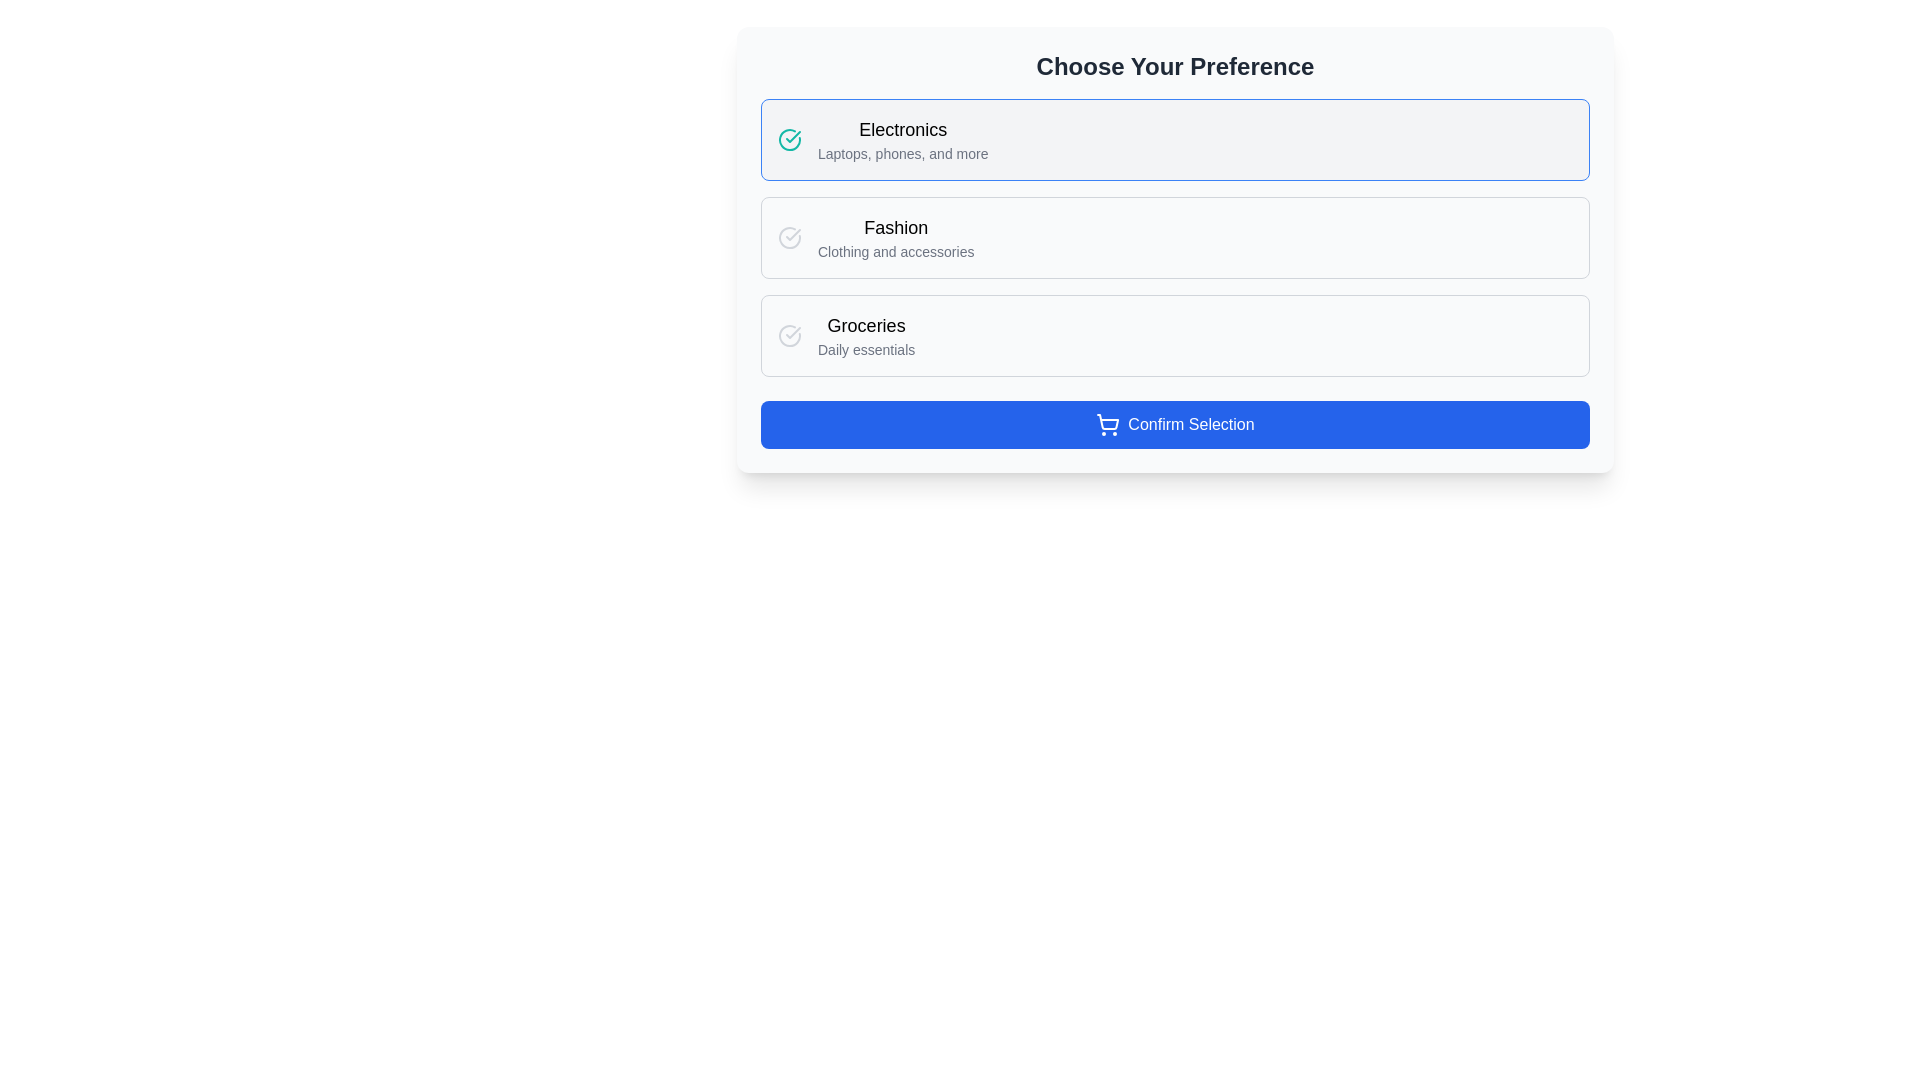 The width and height of the screenshot is (1920, 1080). Describe the element at coordinates (1175, 334) in the screenshot. I see `the list item labeled 'Groceries' under the section 'Choose Your Preference'` at that location.